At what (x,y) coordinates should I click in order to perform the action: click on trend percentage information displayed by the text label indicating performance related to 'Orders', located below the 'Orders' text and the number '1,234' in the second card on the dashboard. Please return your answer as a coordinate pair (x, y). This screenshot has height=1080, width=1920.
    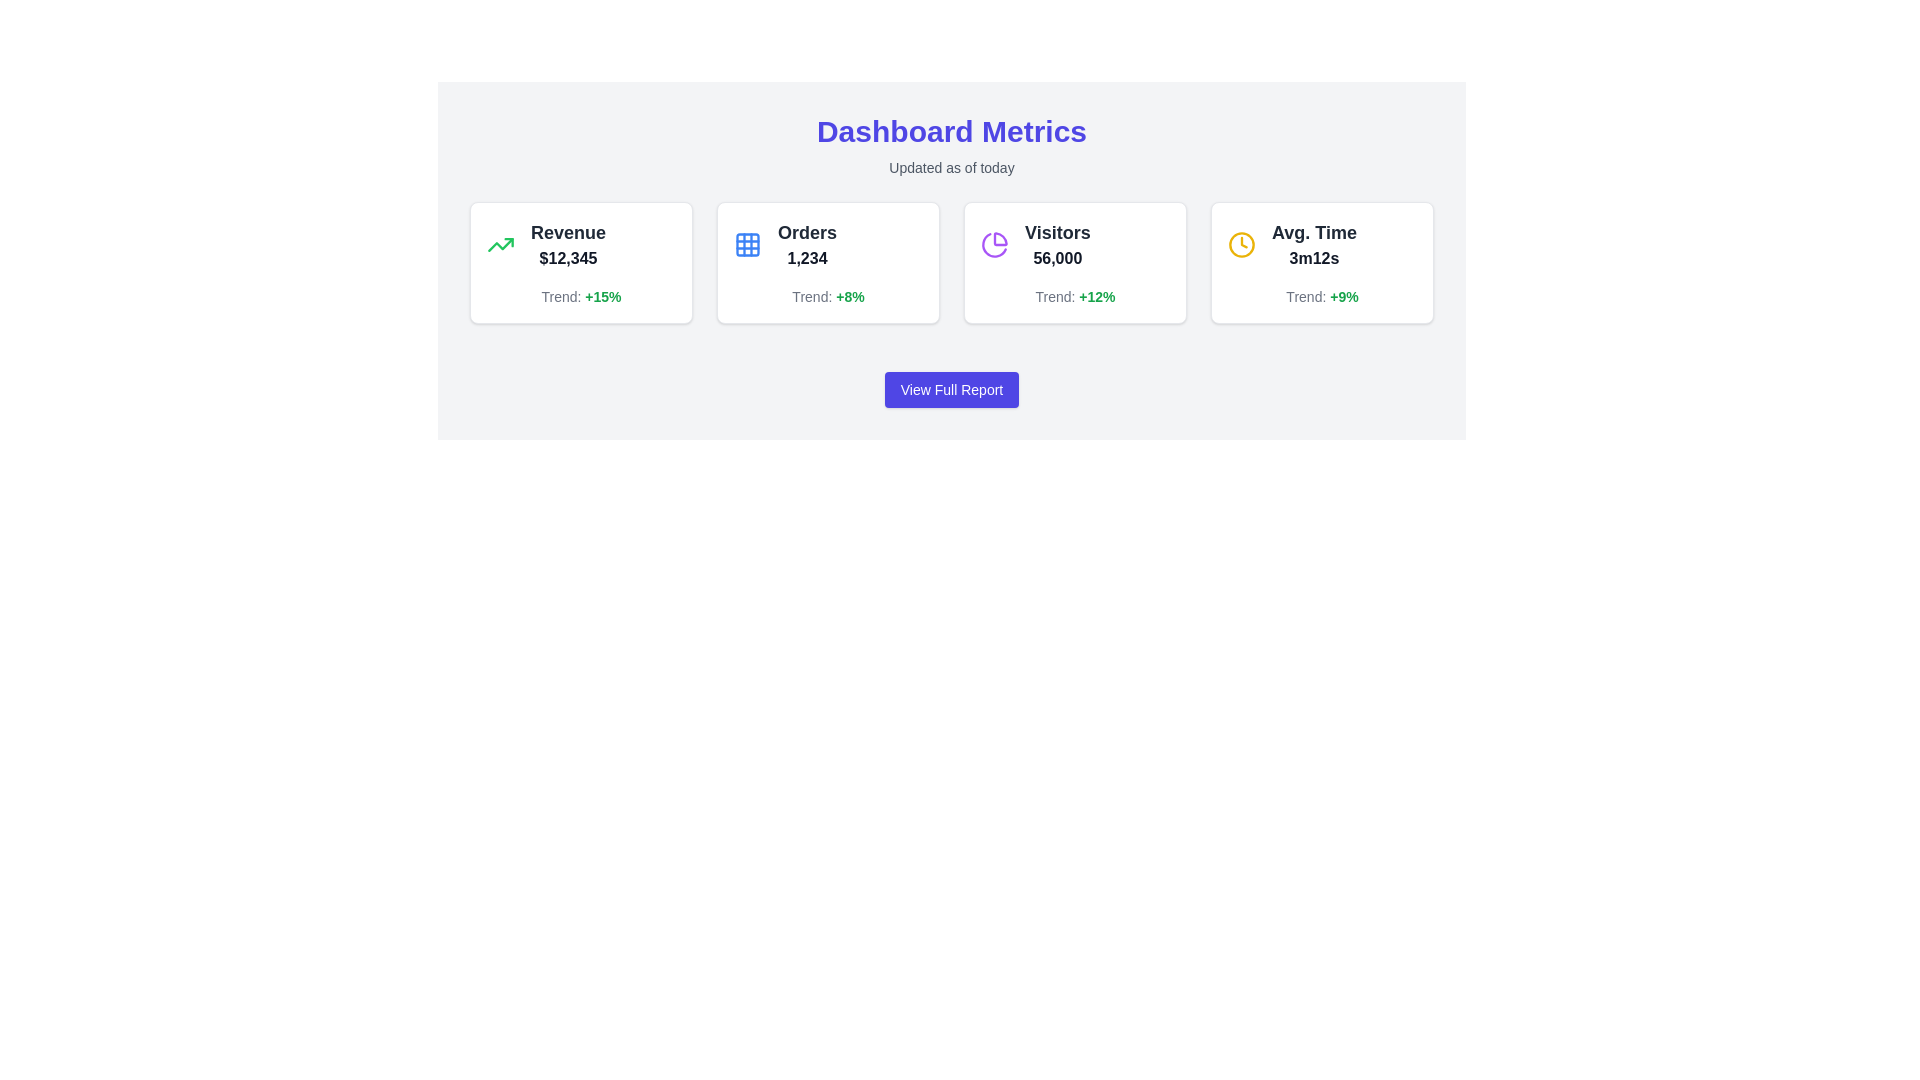
    Looking at the image, I should click on (828, 297).